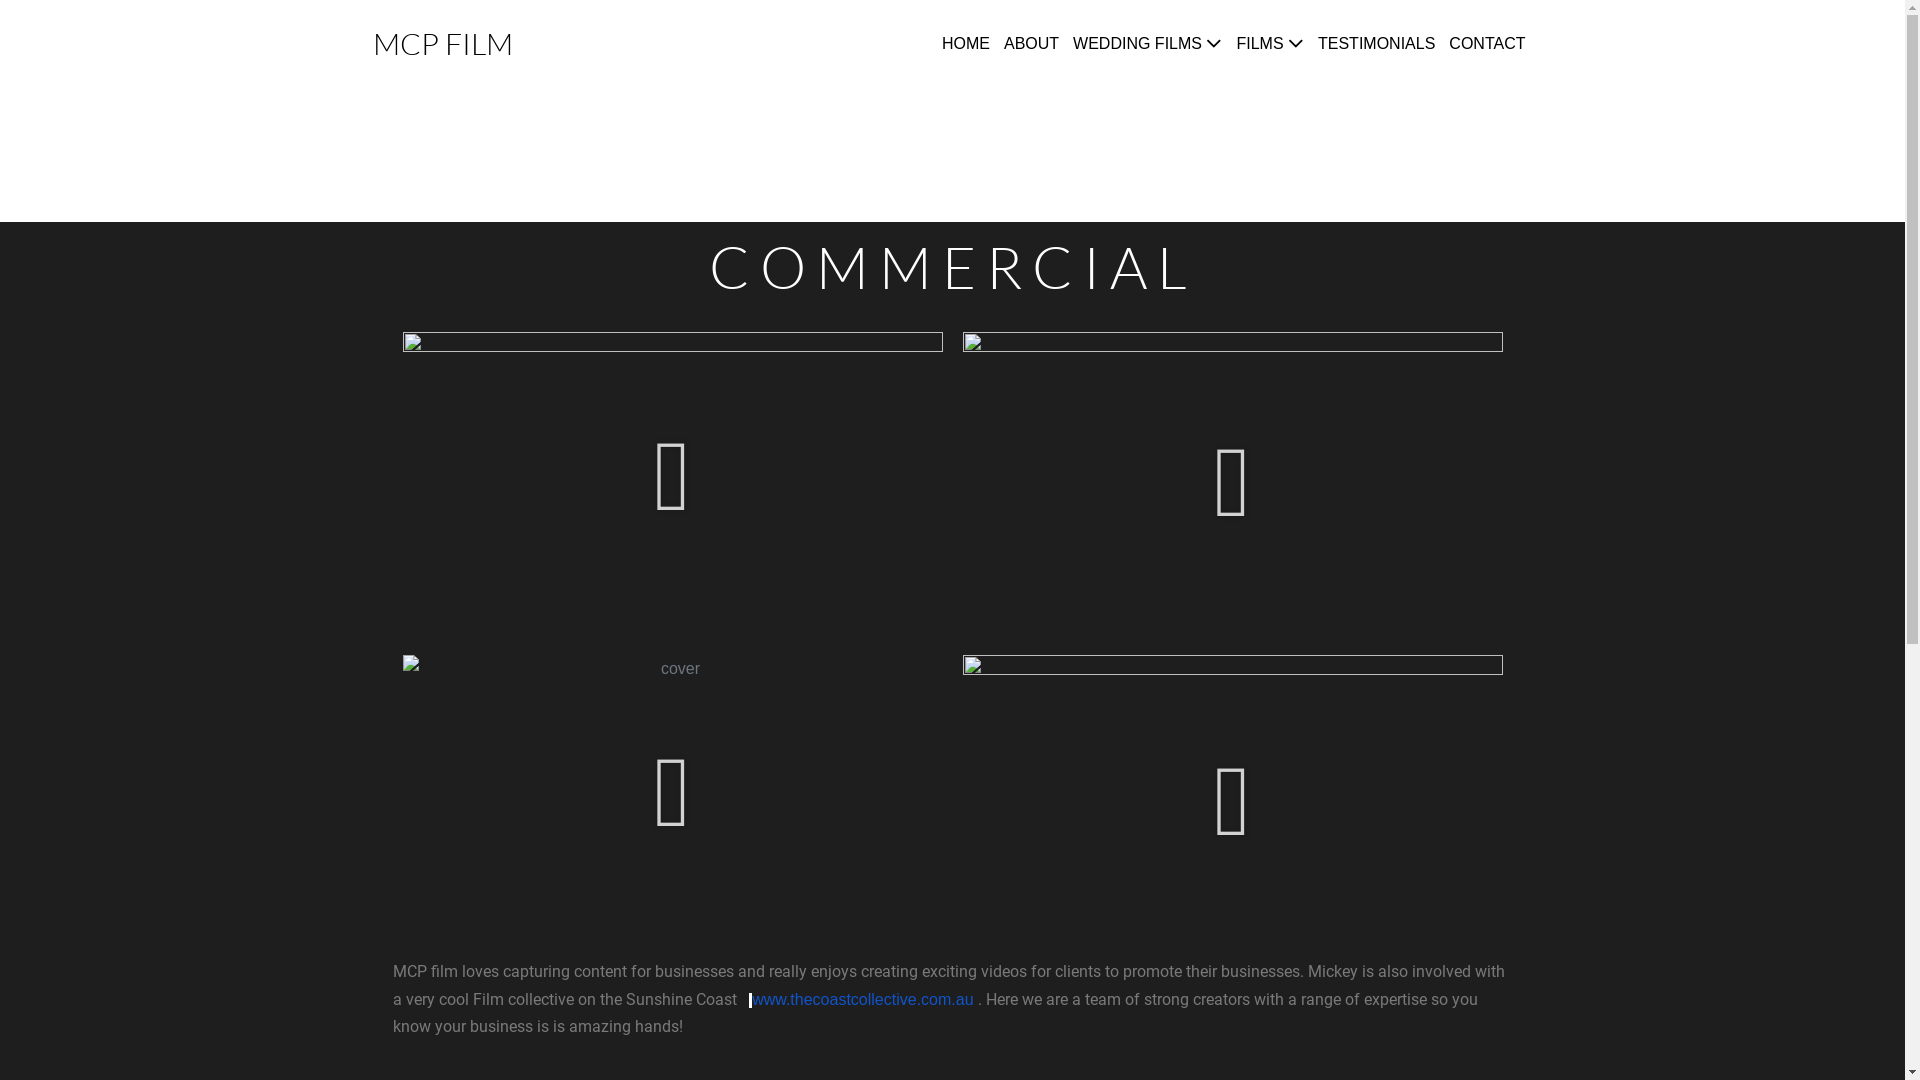 This screenshot has height=1080, width=1920. What do you see at coordinates (440, 43) in the screenshot?
I see `'MCP FILM'` at bounding box center [440, 43].